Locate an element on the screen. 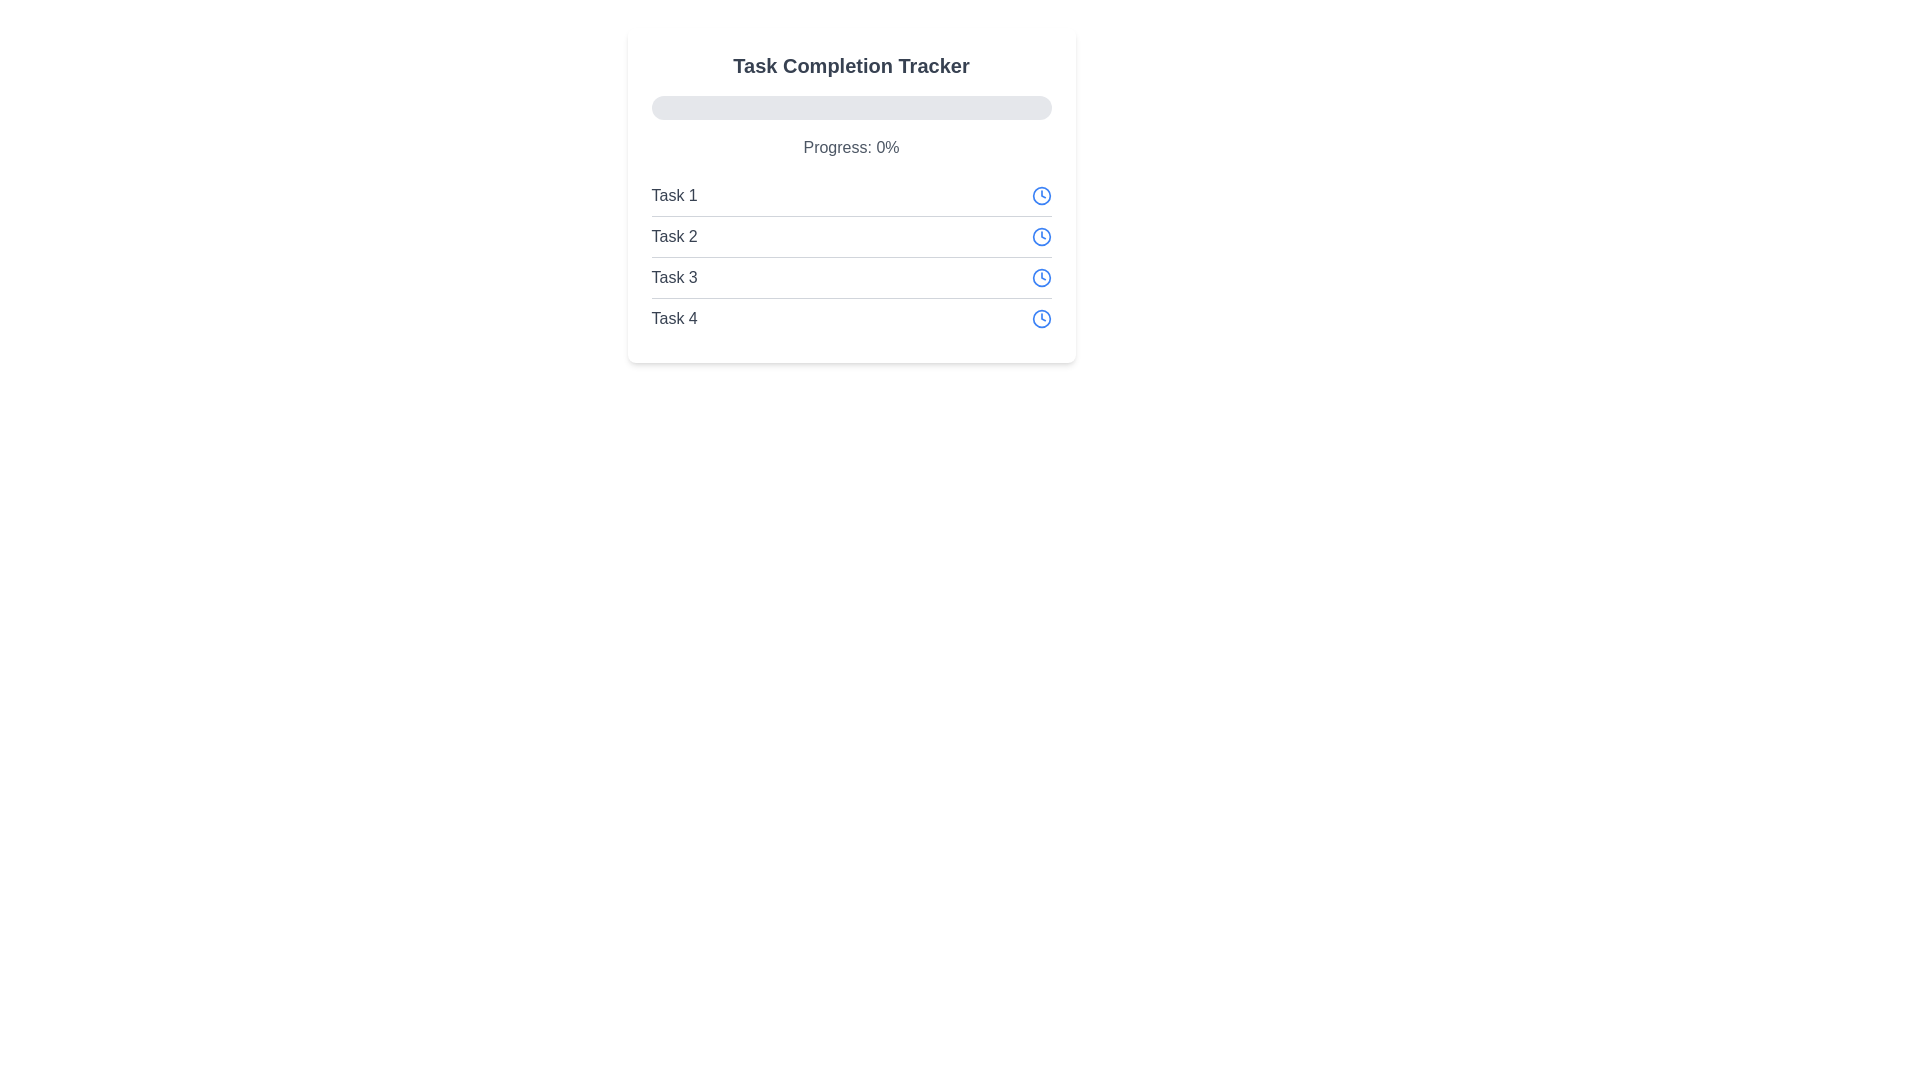  task name from the fourth row of the Task Completion Tracker list, which represents Task 4 is located at coordinates (851, 317).